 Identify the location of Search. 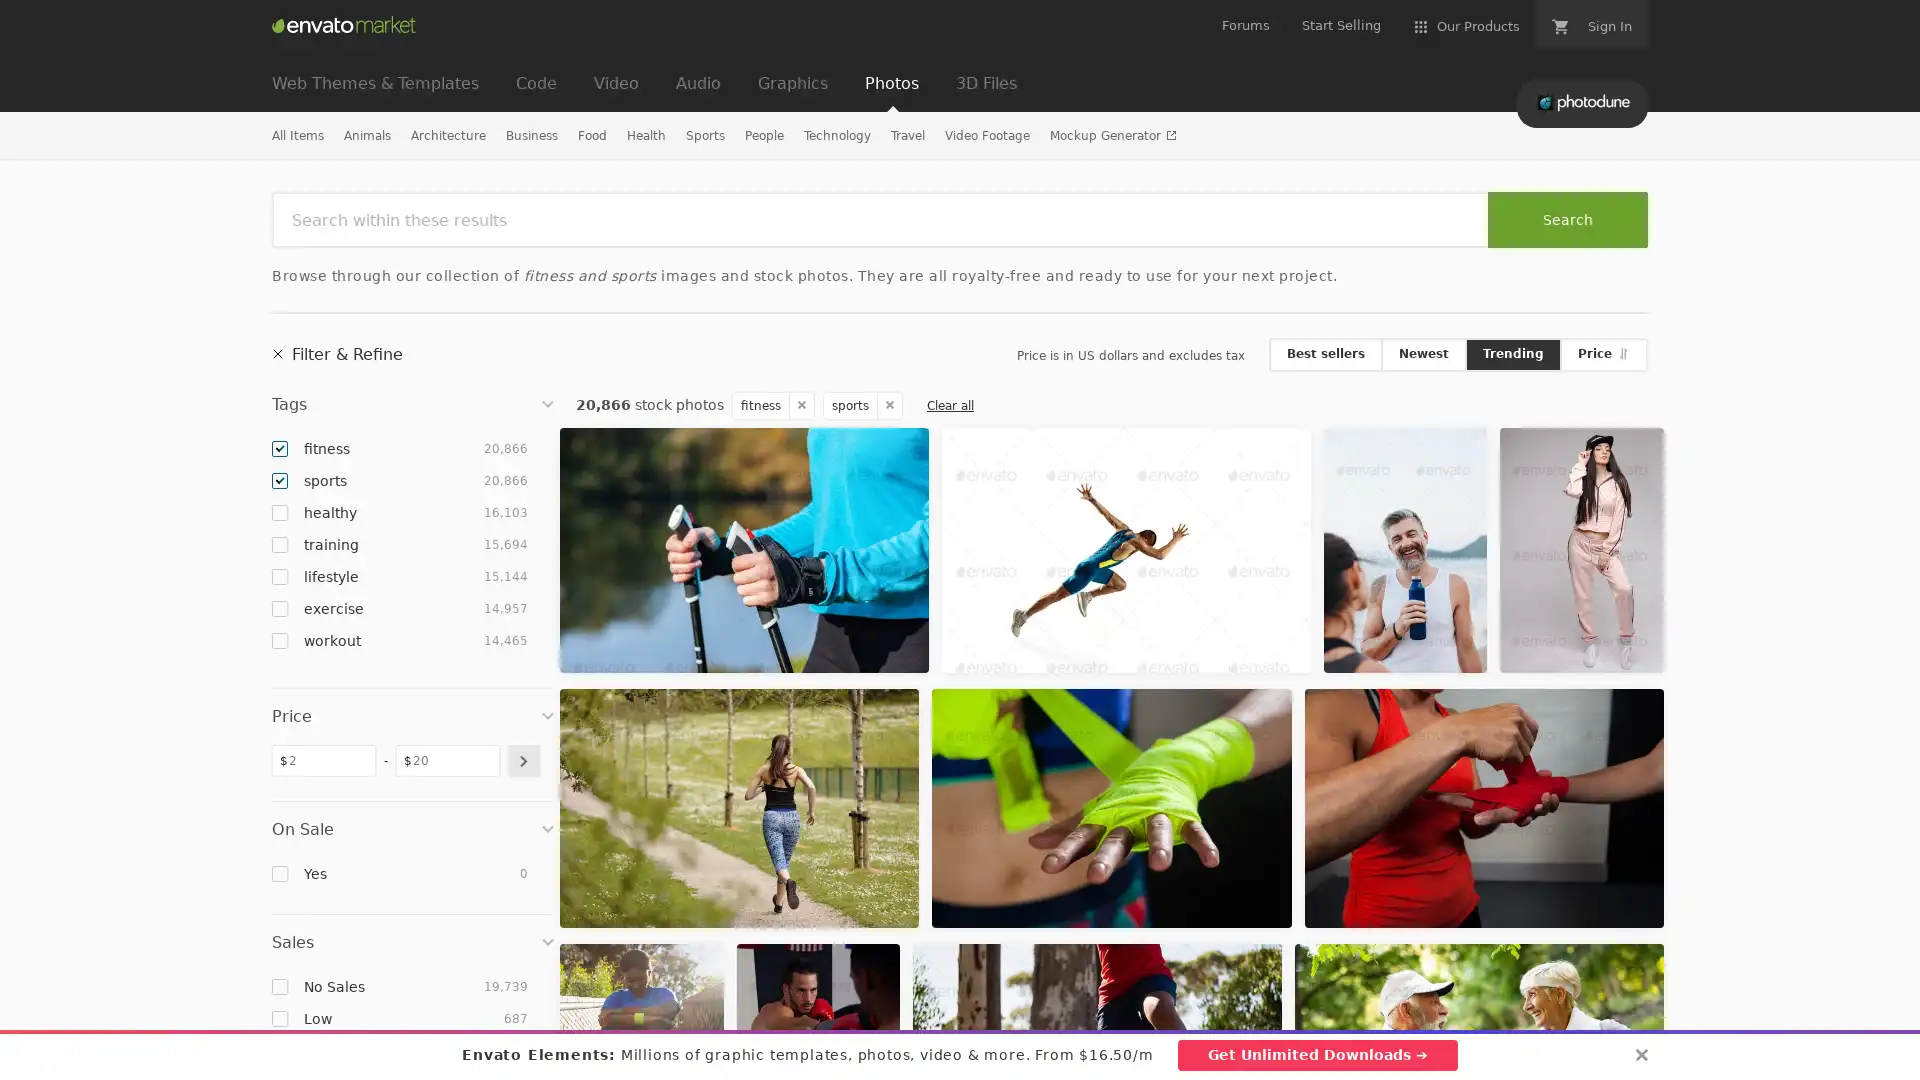
(1567, 219).